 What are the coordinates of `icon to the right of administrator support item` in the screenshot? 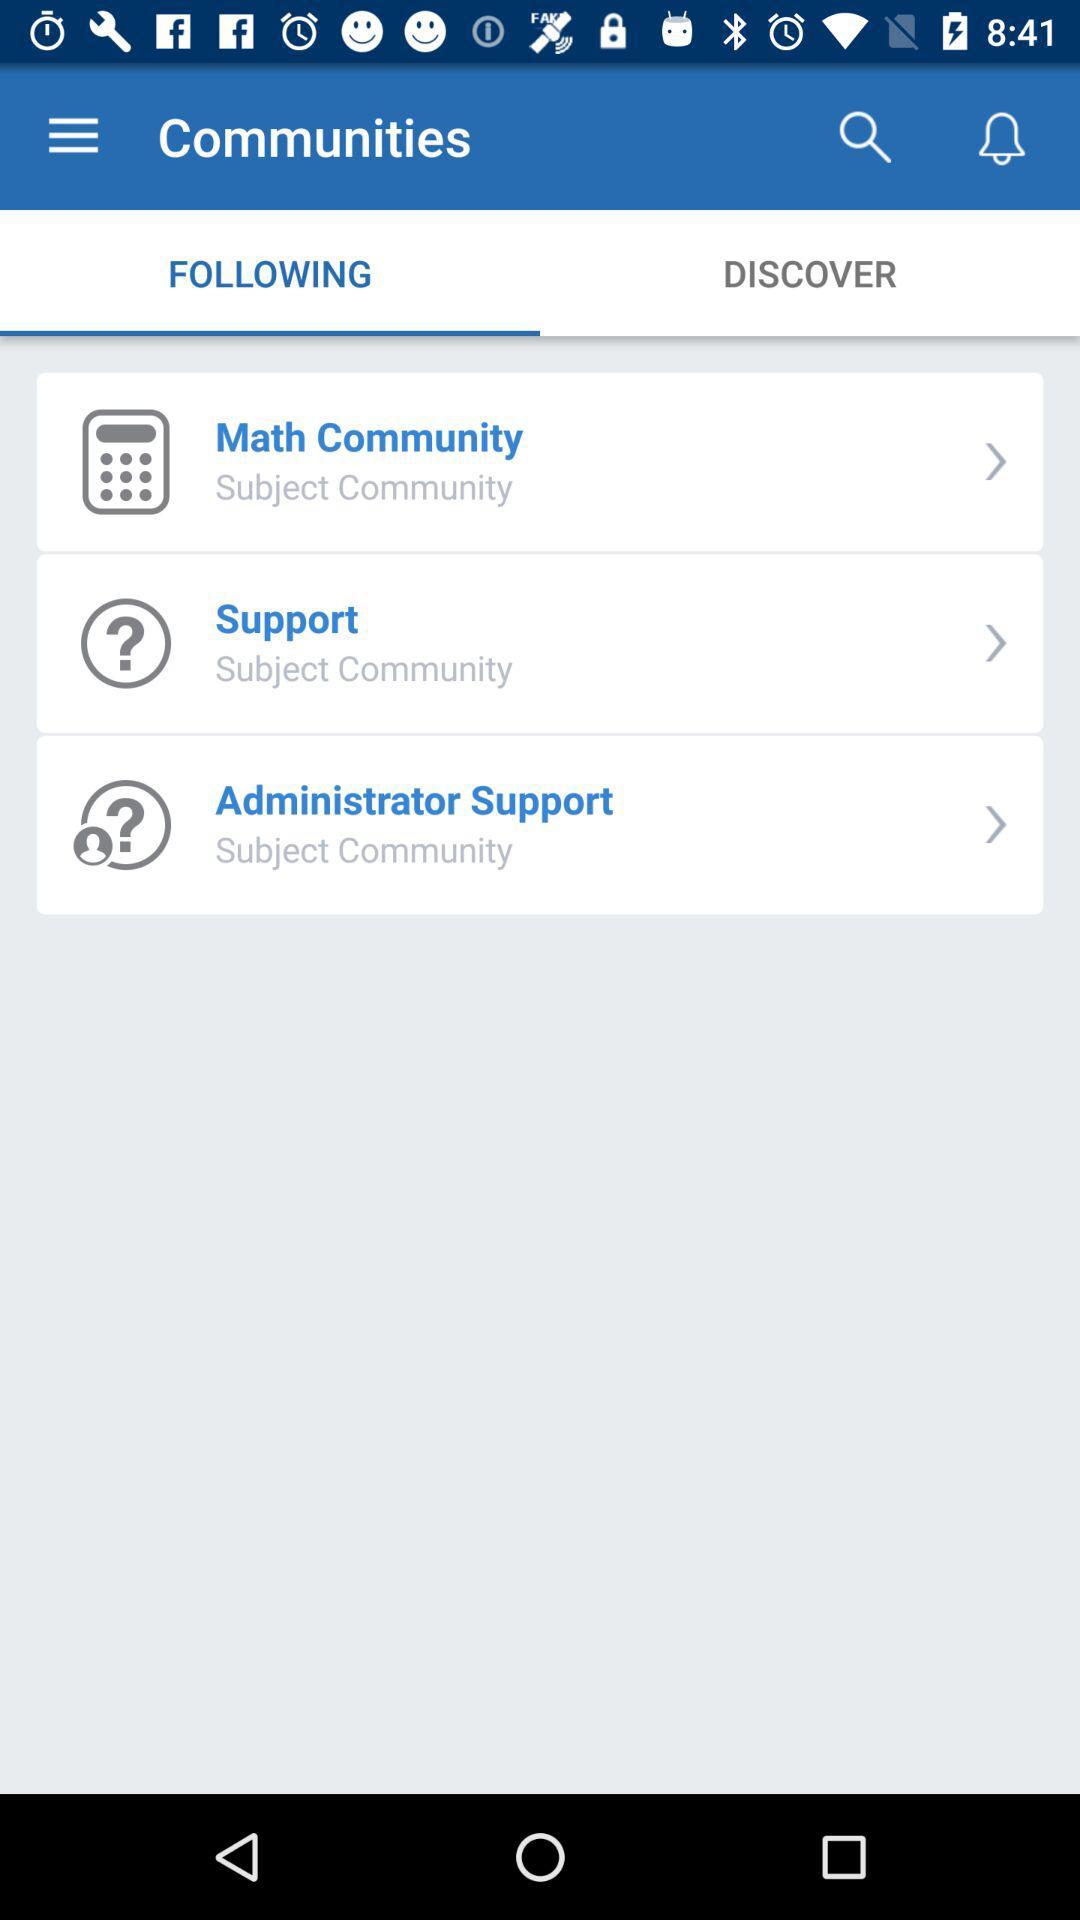 It's located at (995, 824).